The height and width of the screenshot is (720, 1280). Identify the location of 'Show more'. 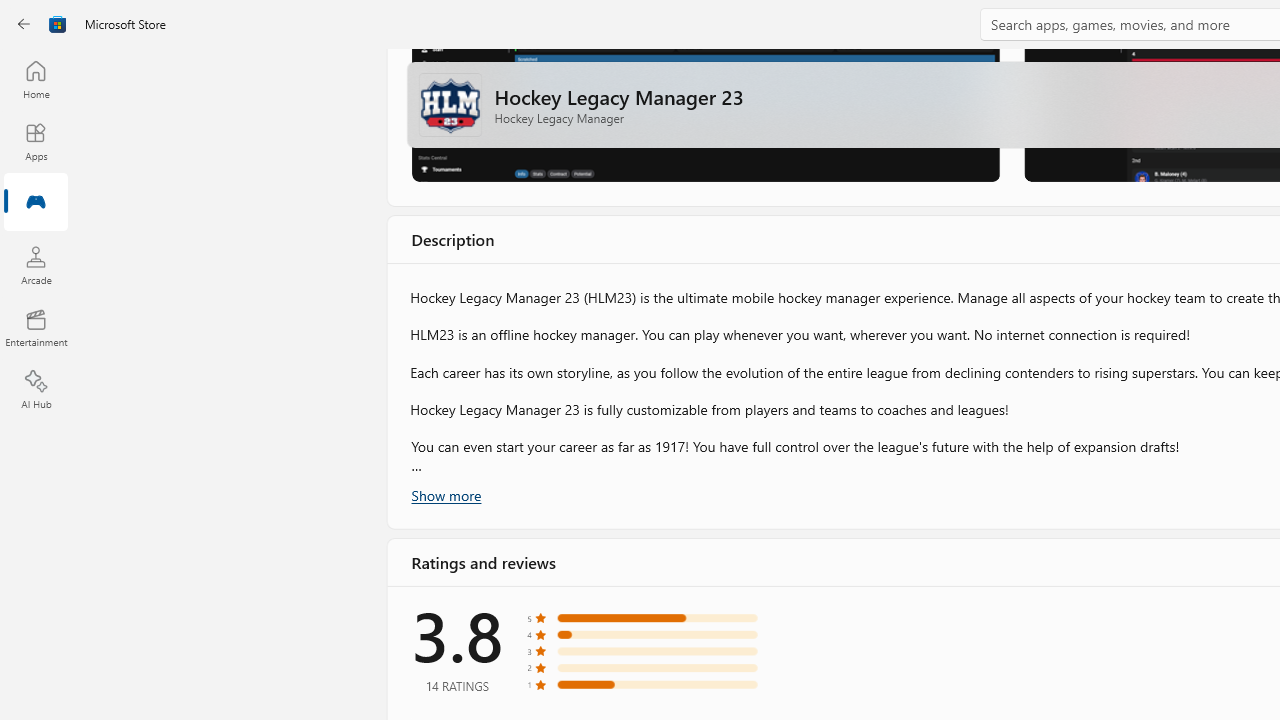
(444, 494).